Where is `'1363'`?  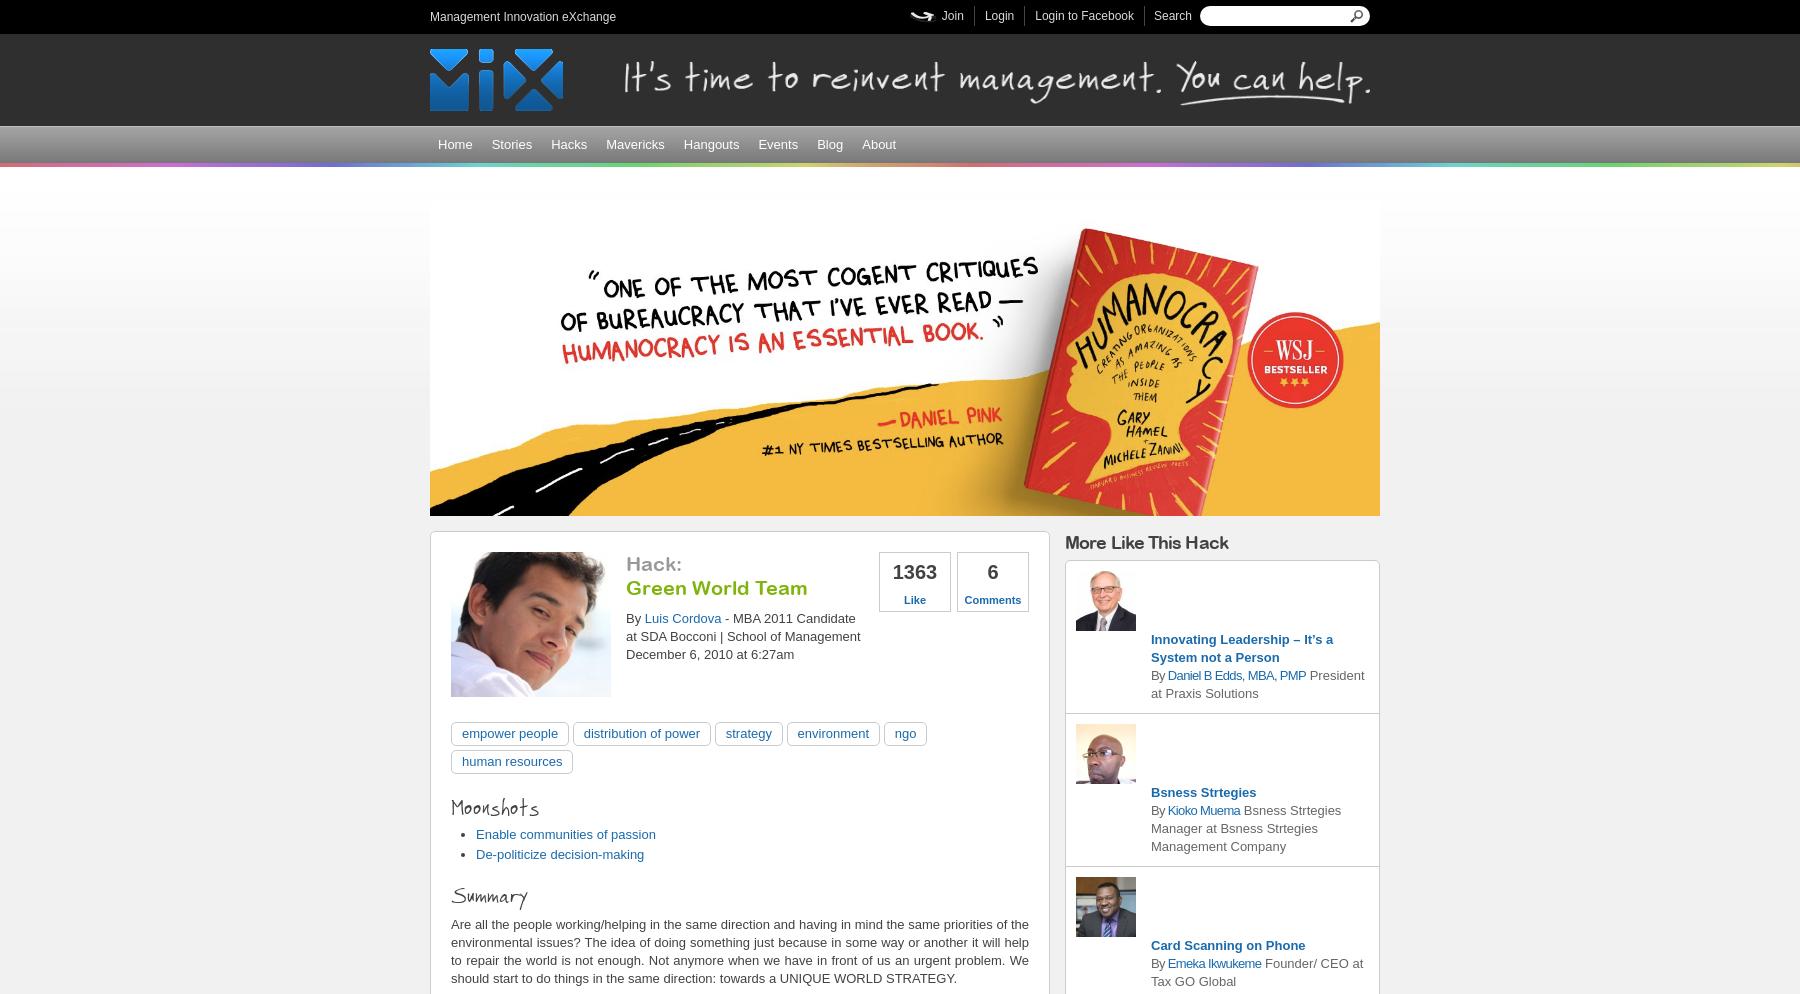 '1363' is located at coordinates (892, 570).